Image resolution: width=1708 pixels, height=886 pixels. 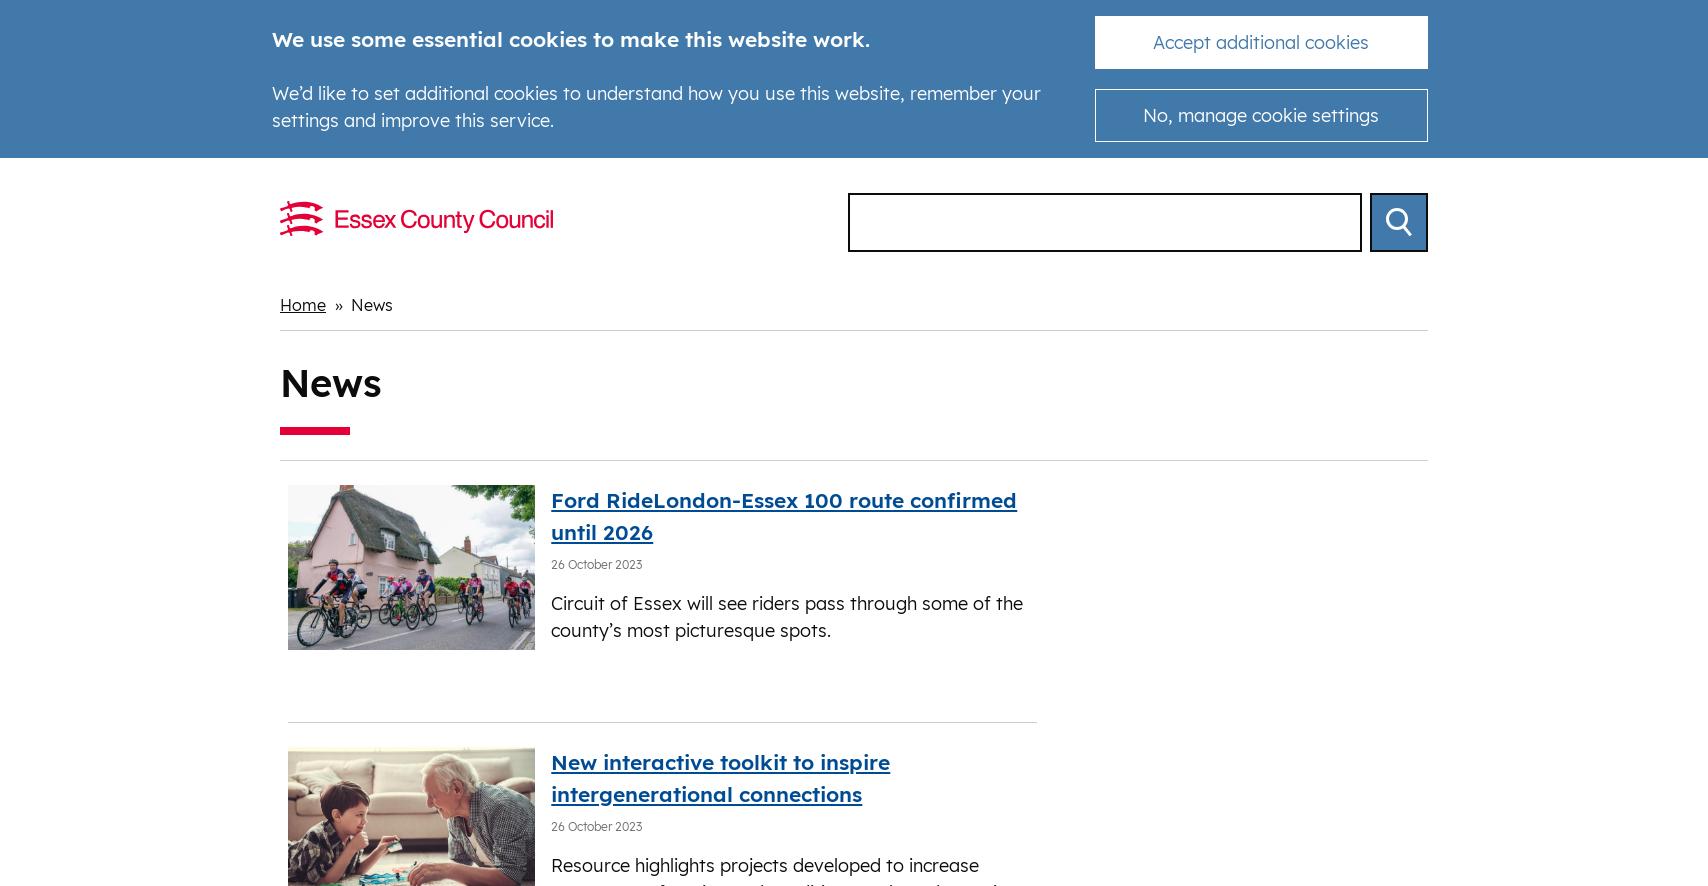 I want to click on 'Ford RideLondon-Essex 100 route confirmed until 2026', so click(x=783, y=514).